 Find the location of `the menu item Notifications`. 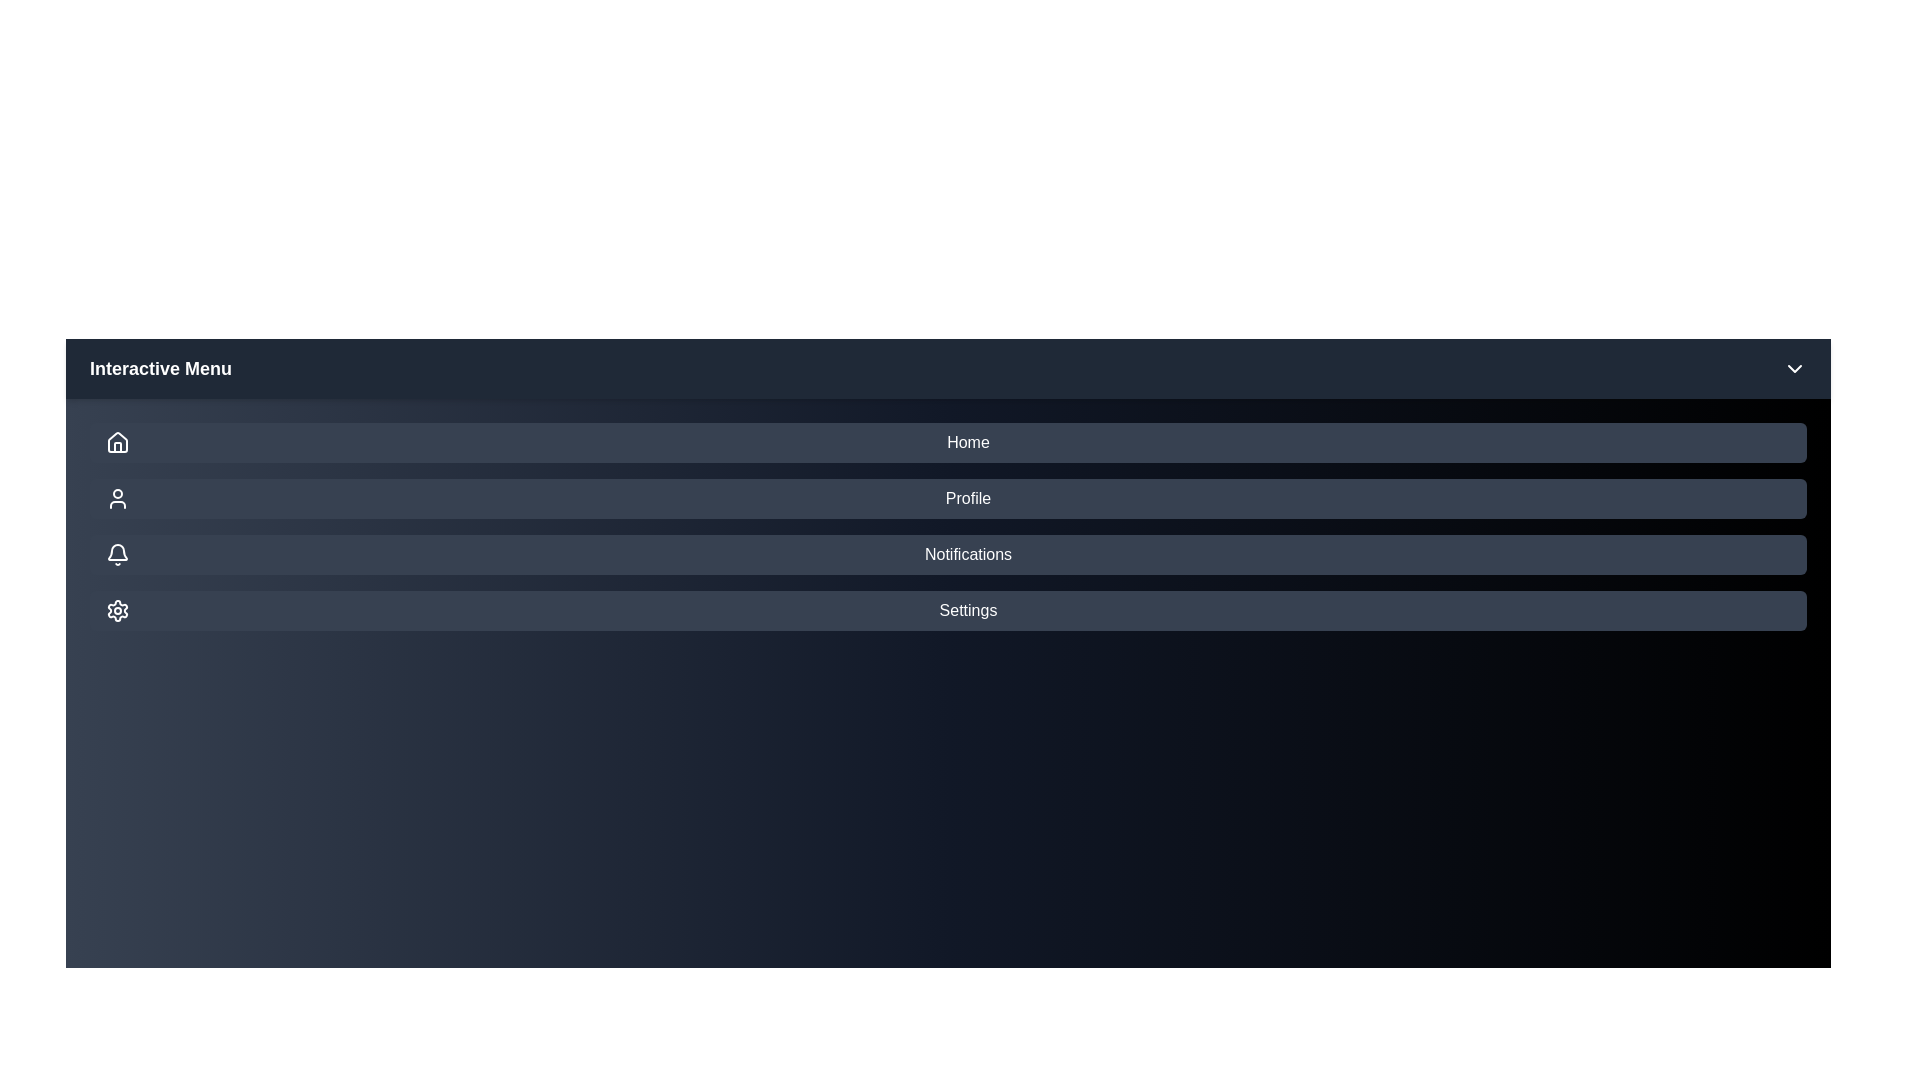

the menu item Notifications is located at coordinates (947, 555).